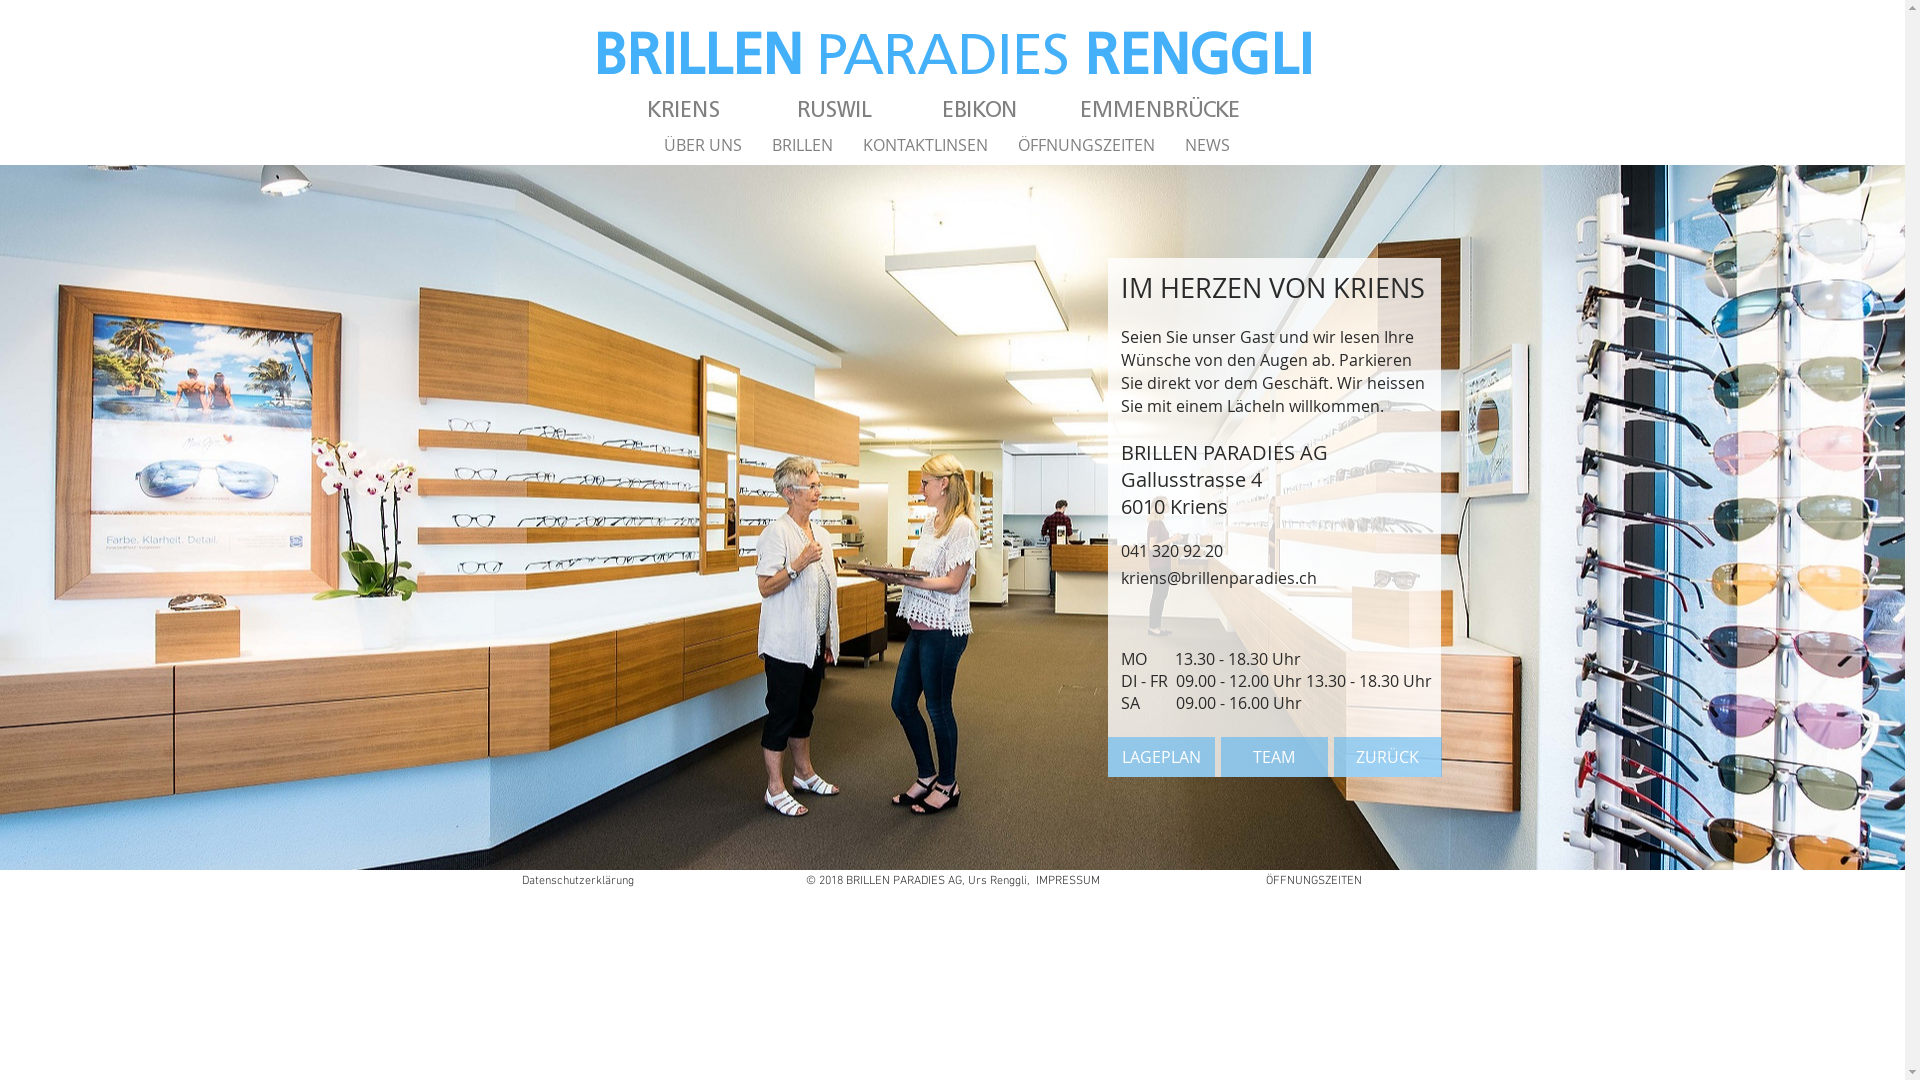 The width and height of the screenshot is (1920, 1080). Describe the element at coordinates (1161, 756) in the screenshot. I see `'LAGEPLAN'` at that location.